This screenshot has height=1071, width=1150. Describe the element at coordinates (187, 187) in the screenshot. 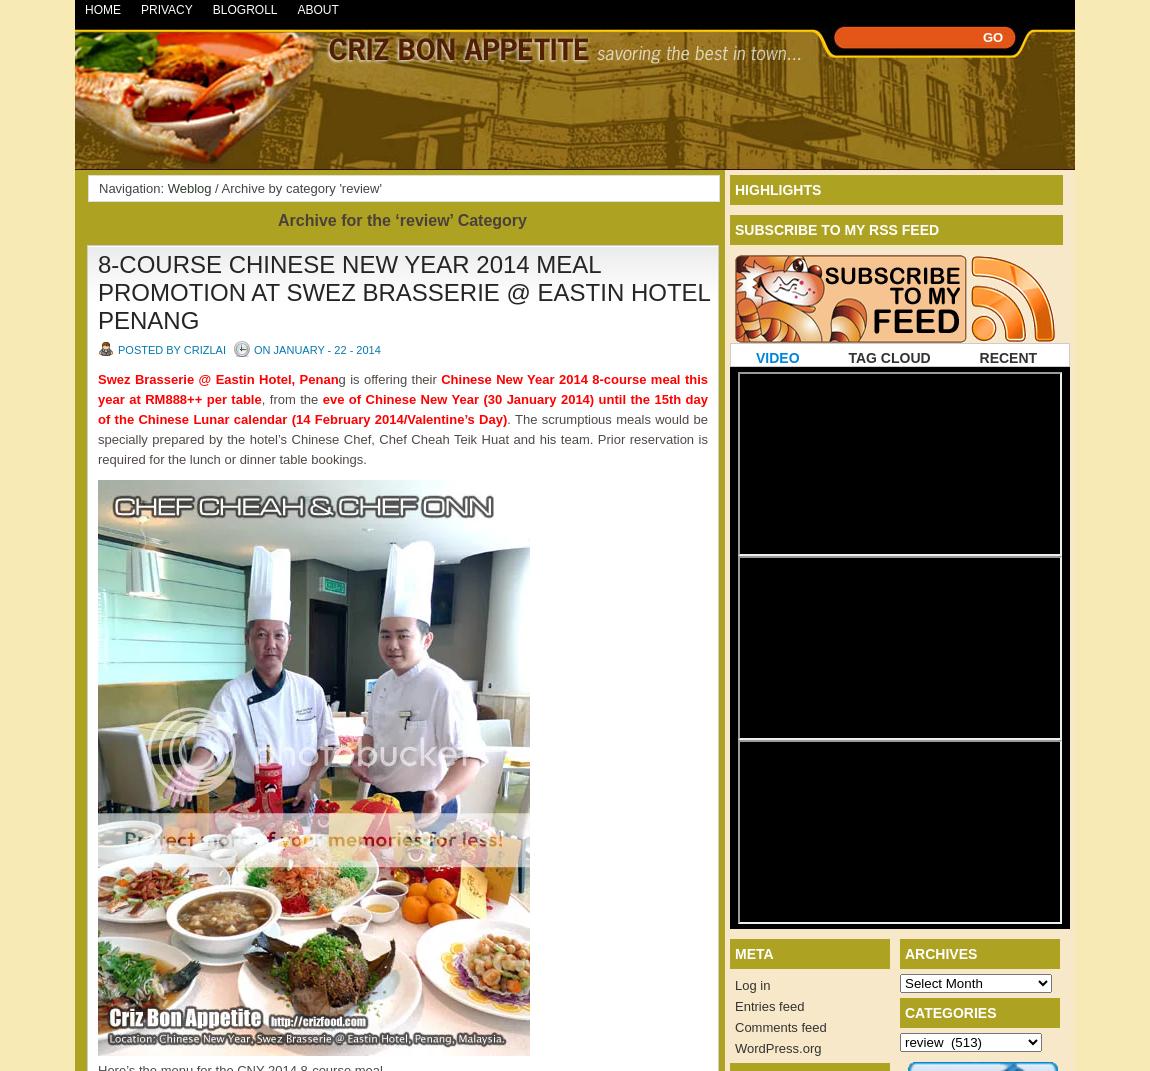

I see `'Weblog'` at that location.